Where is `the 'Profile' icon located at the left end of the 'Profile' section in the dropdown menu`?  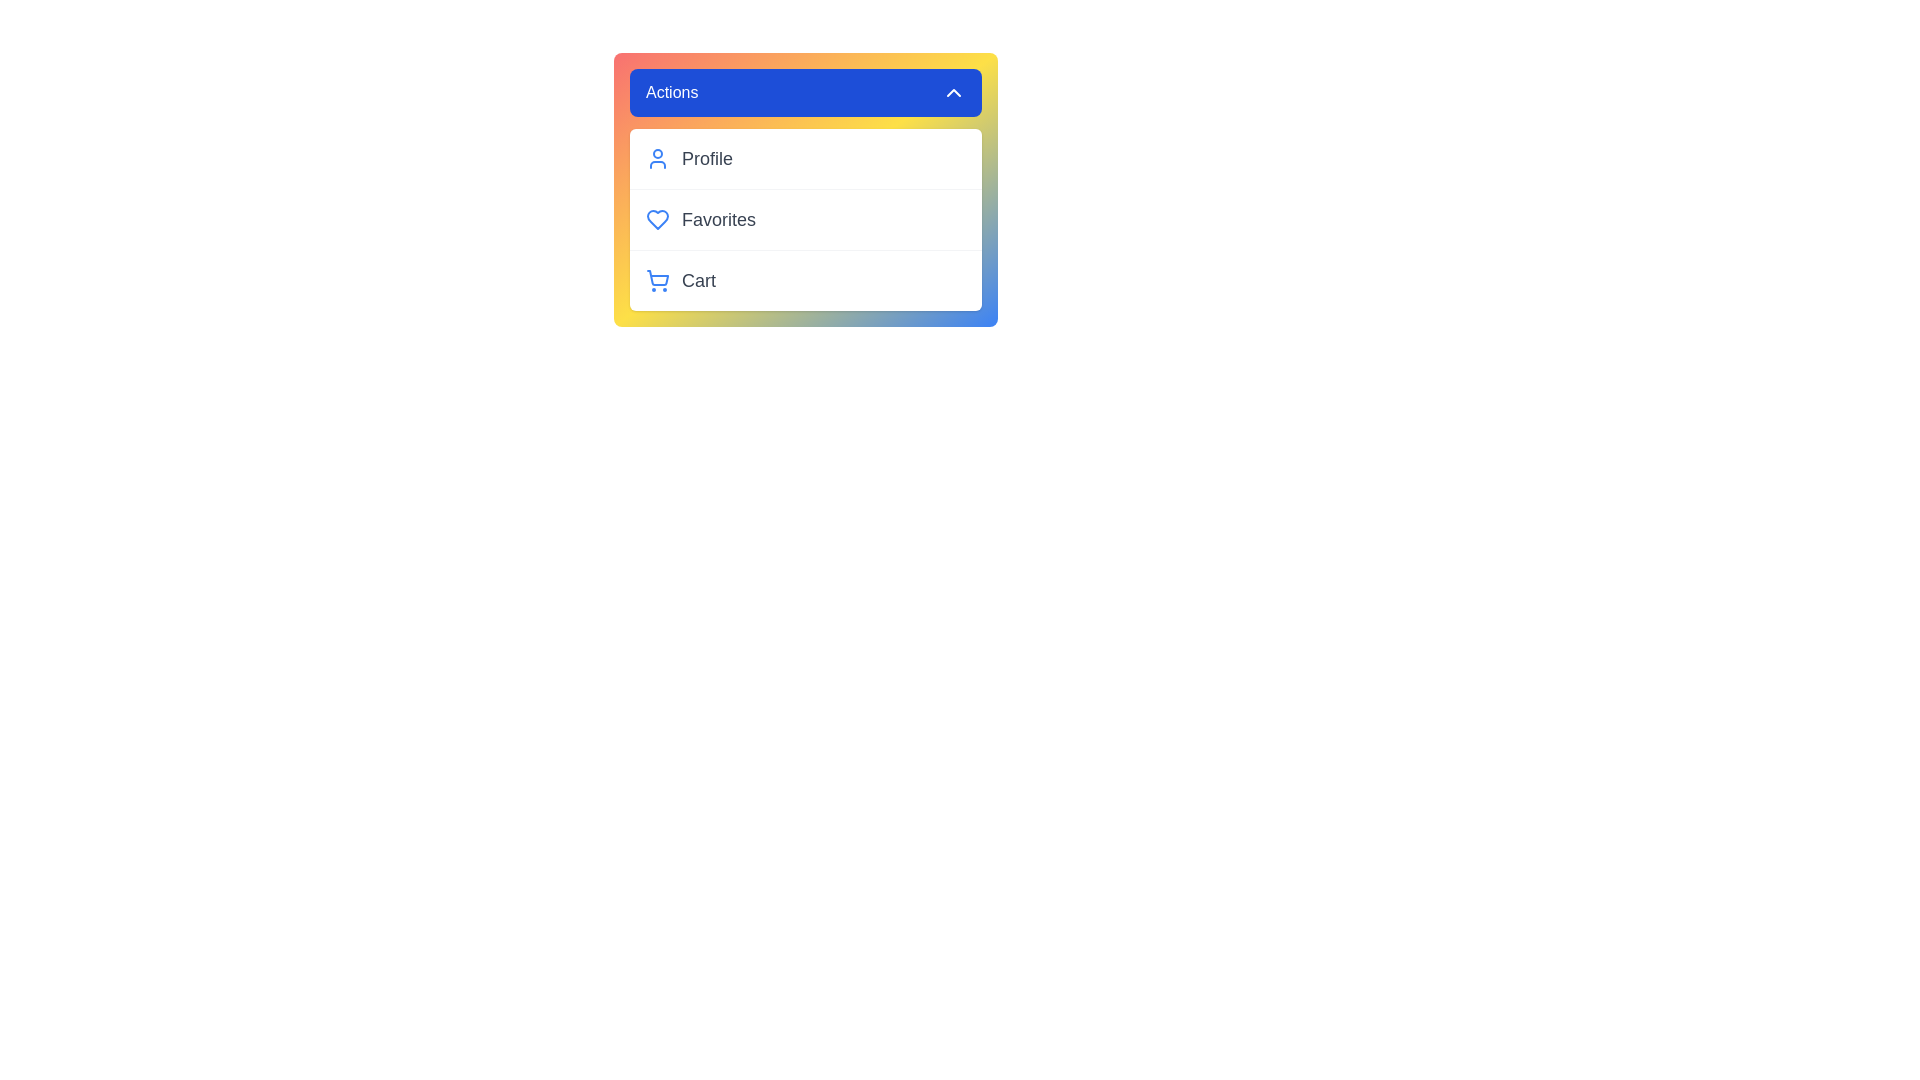
the 'Profile' icon located at the left end of the 'Profile' section in the dropdown menu is located at coordinates (657, 157).